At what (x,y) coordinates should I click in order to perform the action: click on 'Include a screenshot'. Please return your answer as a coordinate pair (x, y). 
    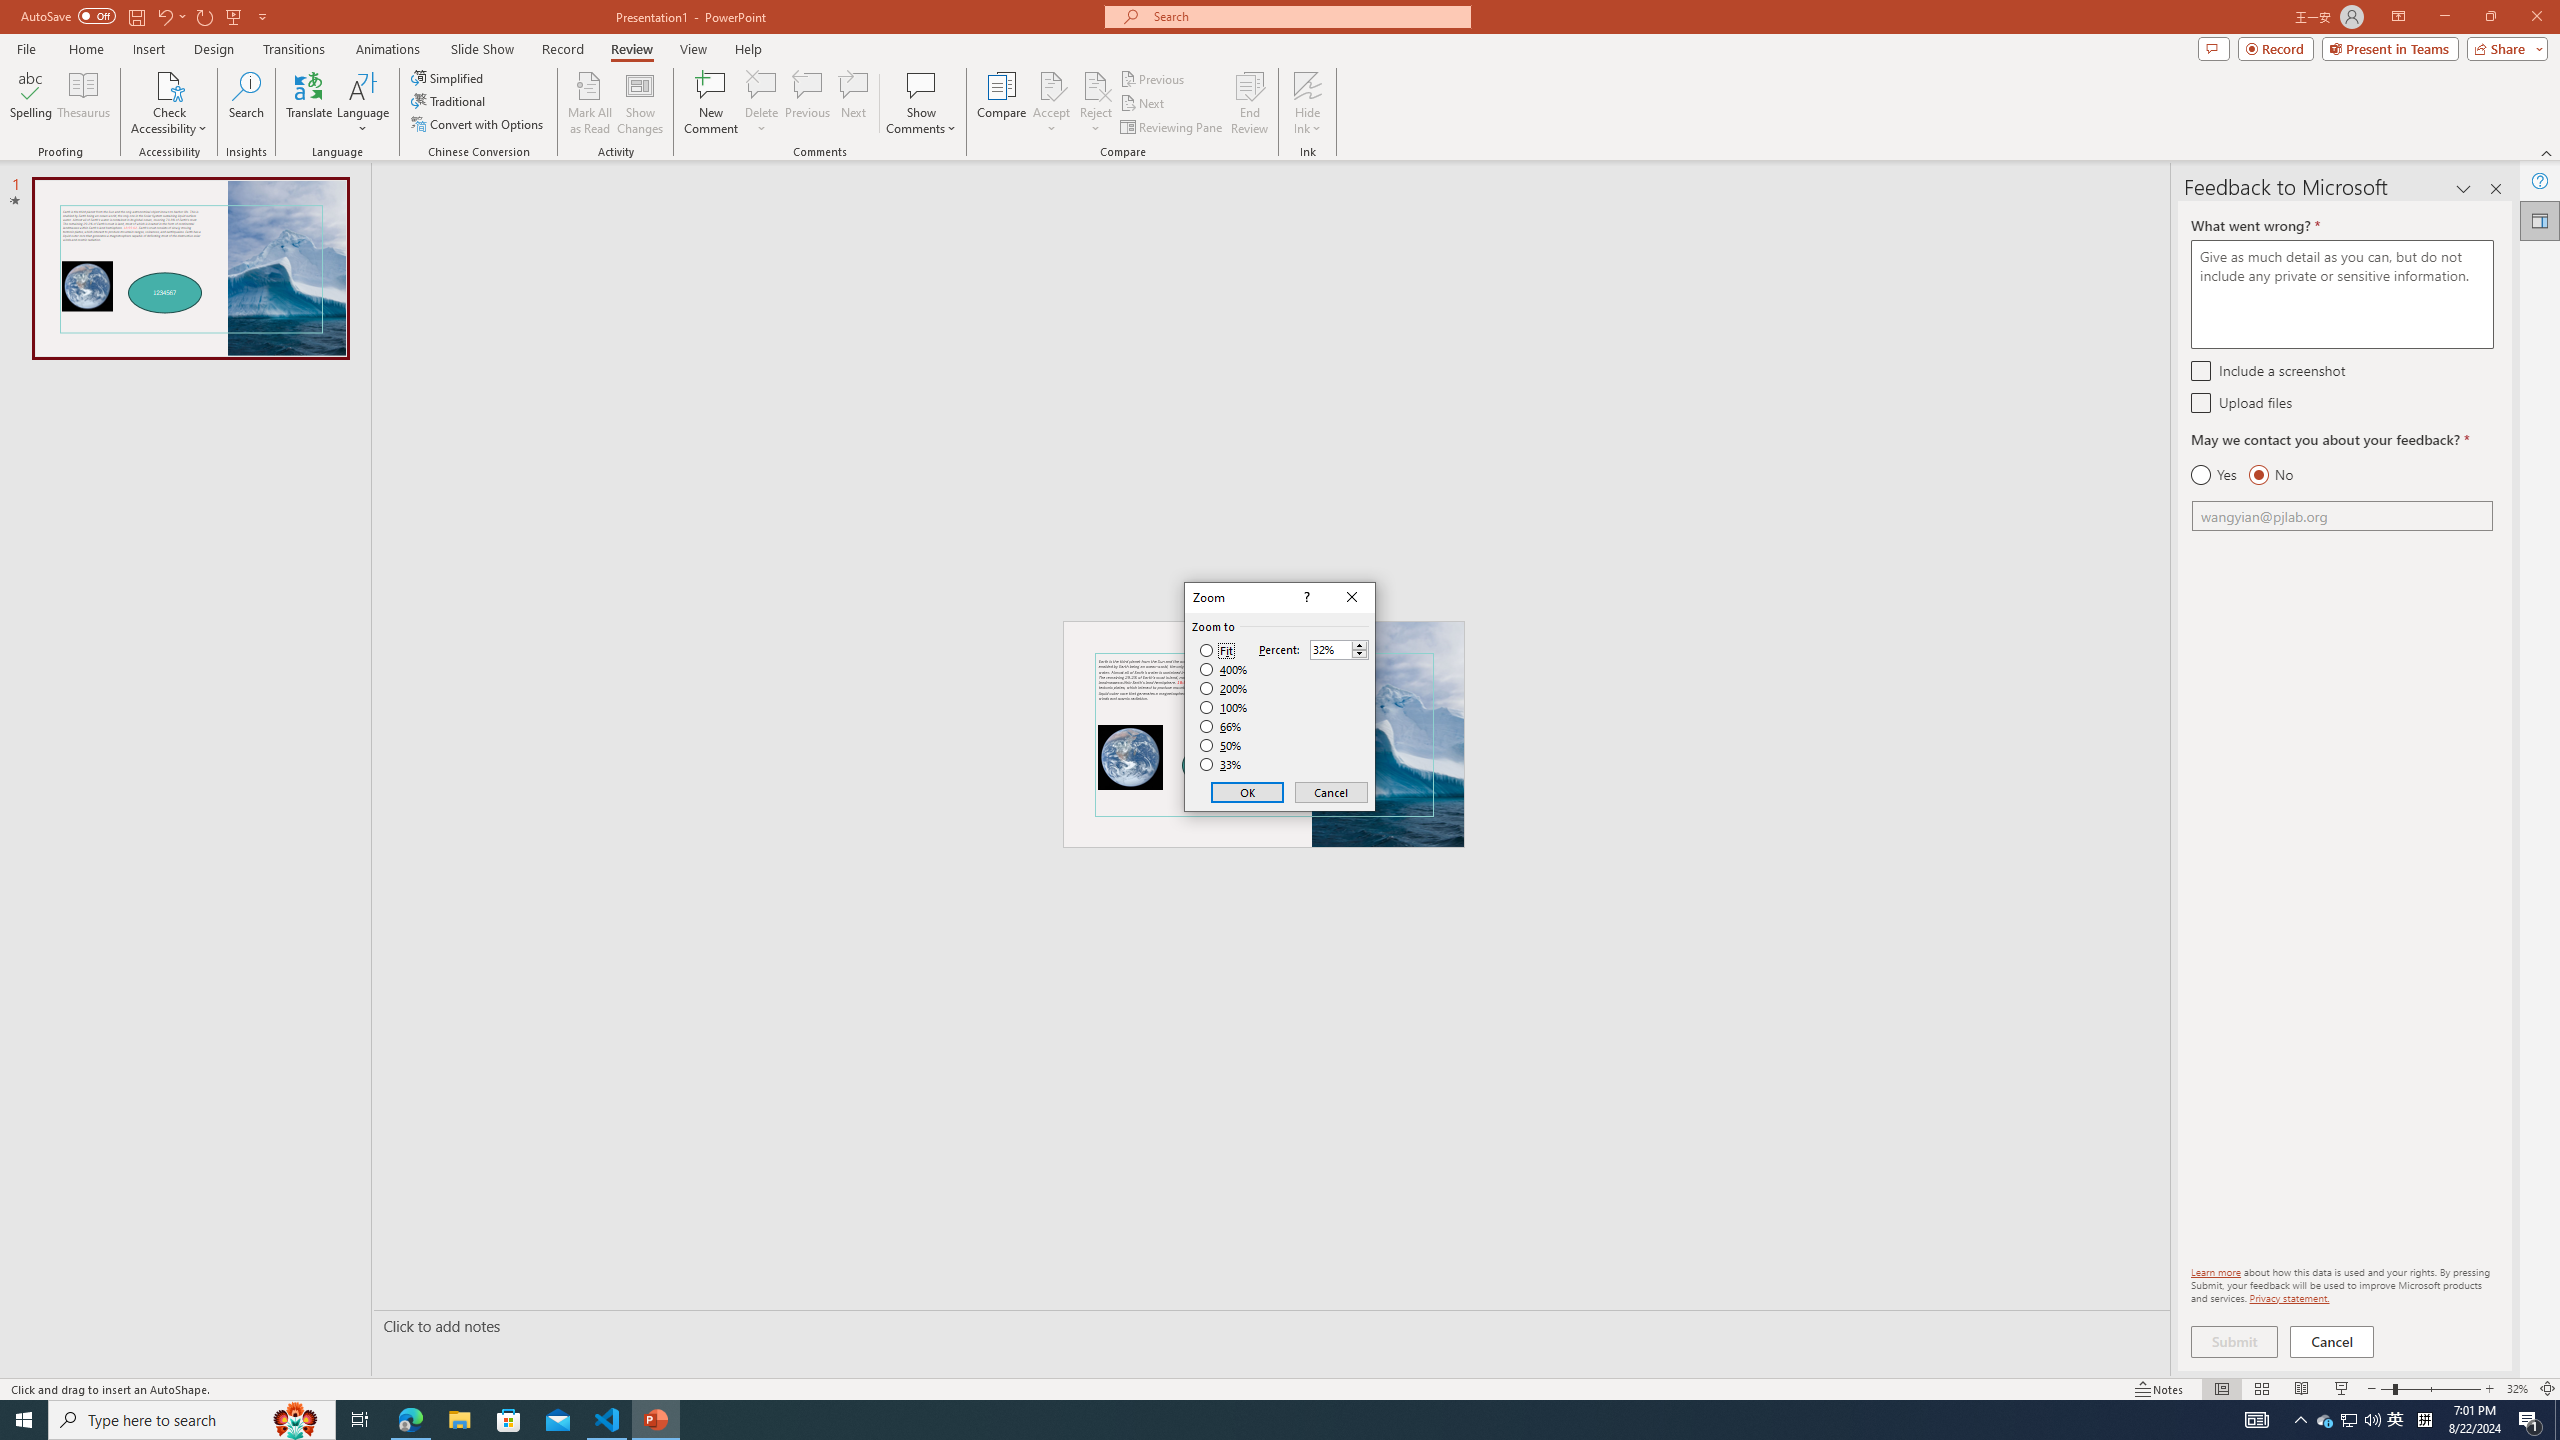
    Looking at the image, I should click on (2200, 369).